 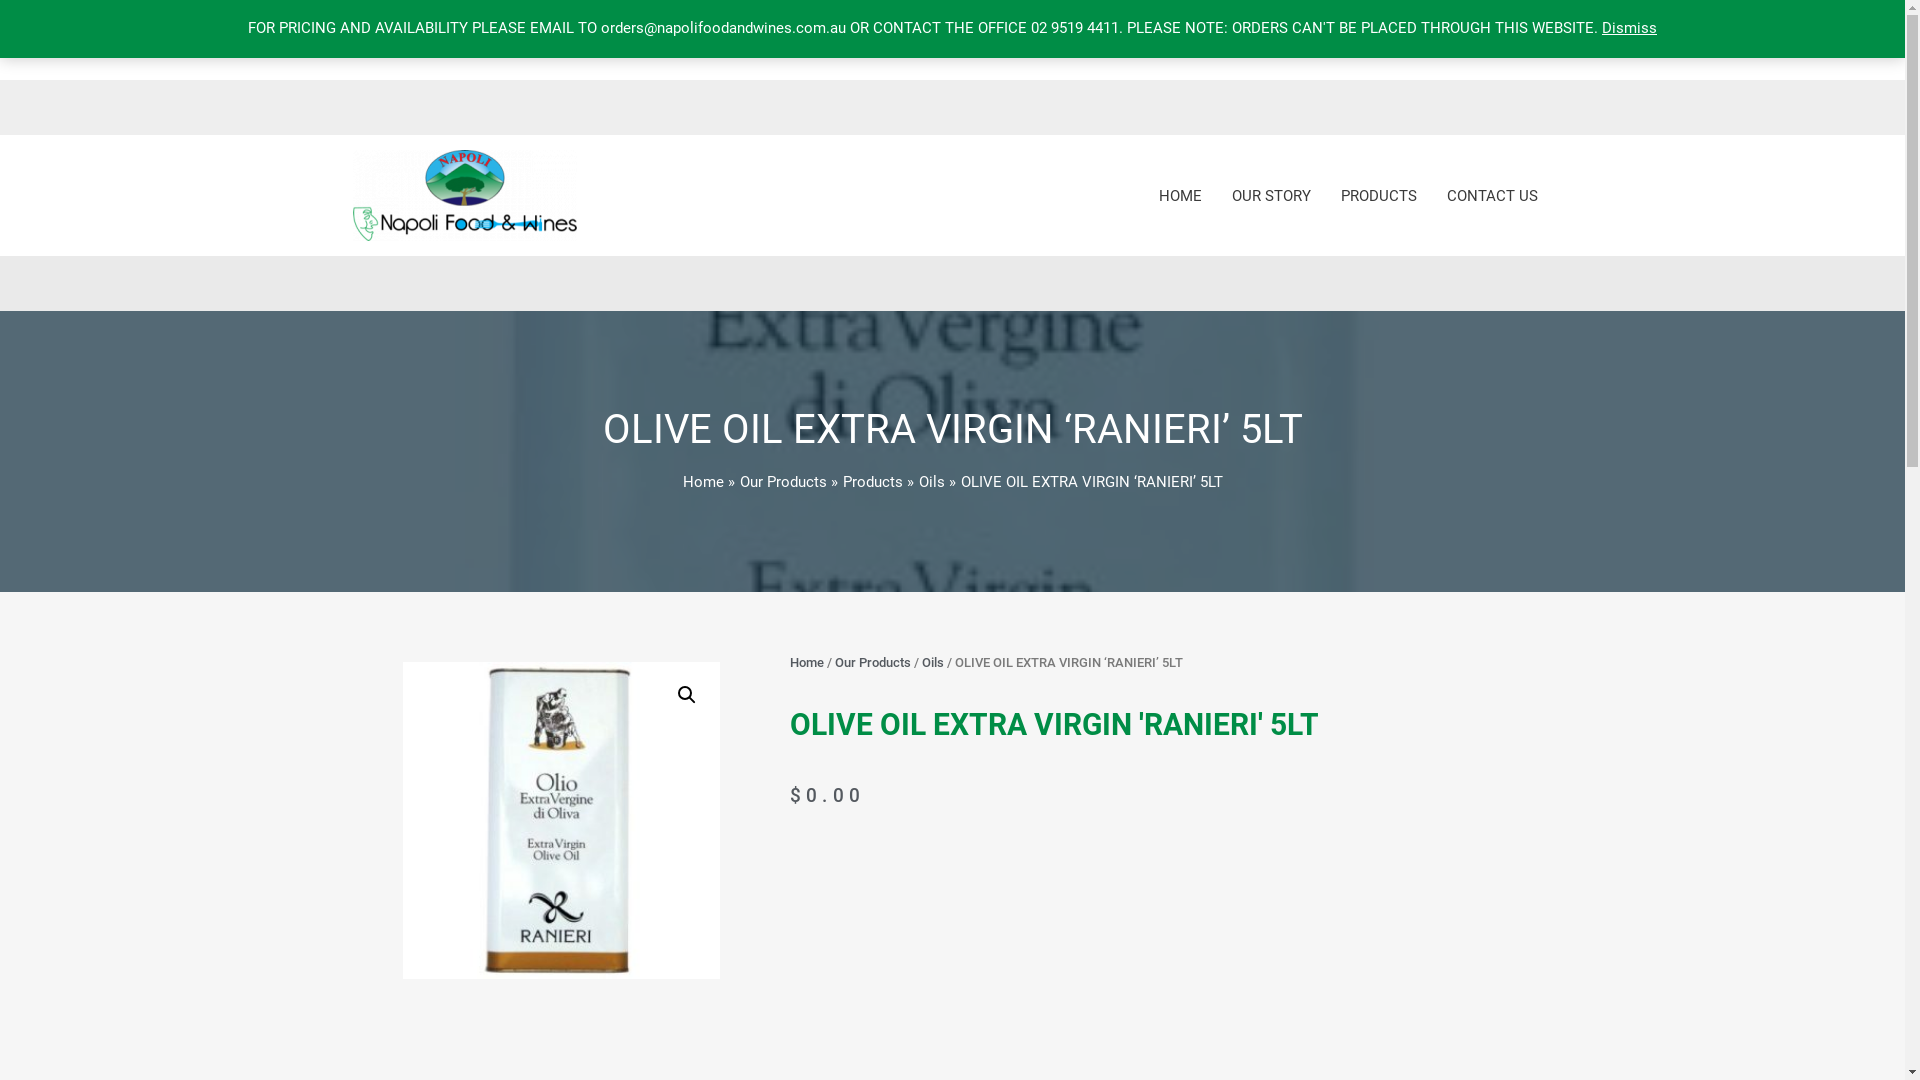 What do you see at coordinates (1214, 195) in the screenshot?
I see `'OUR STORY'` at bounding box center [1214, 195].